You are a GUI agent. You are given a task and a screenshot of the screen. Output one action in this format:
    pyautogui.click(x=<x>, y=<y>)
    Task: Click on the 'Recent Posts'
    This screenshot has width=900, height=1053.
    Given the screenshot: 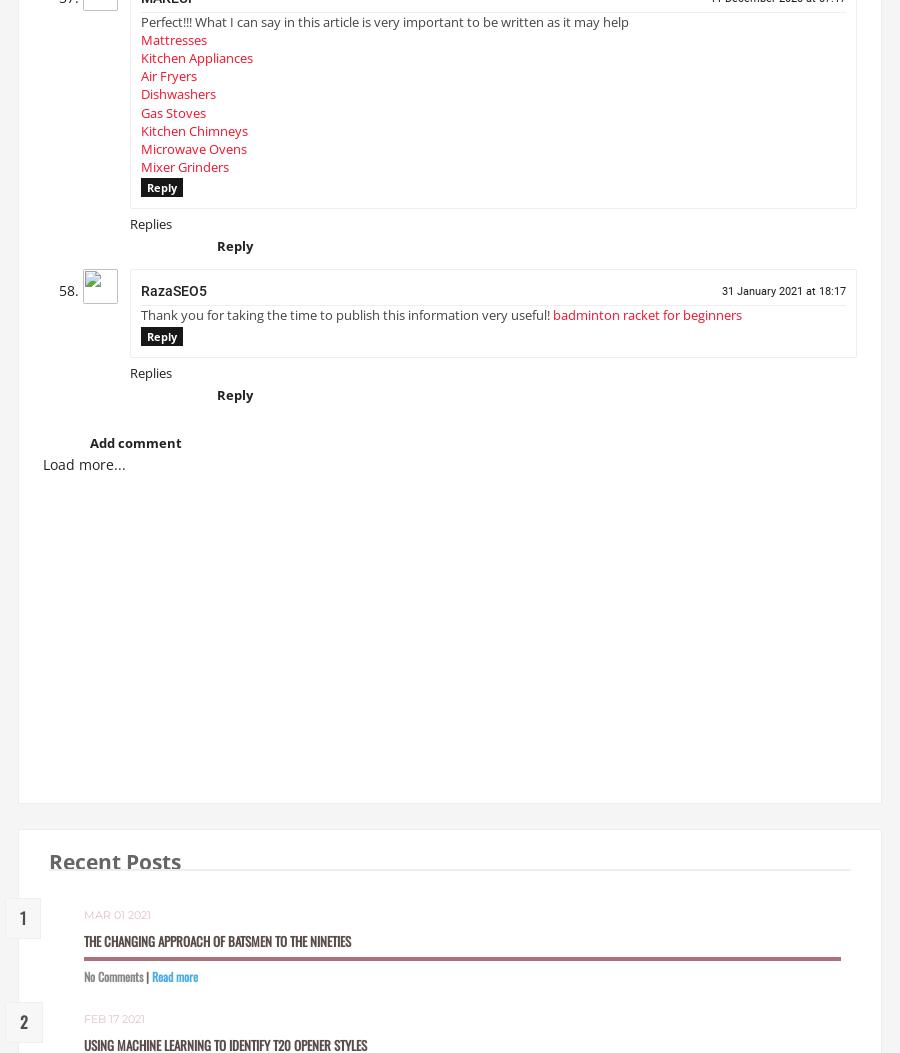 What is the action you would take?
    pyautogui.click(x=115, y=869)
    